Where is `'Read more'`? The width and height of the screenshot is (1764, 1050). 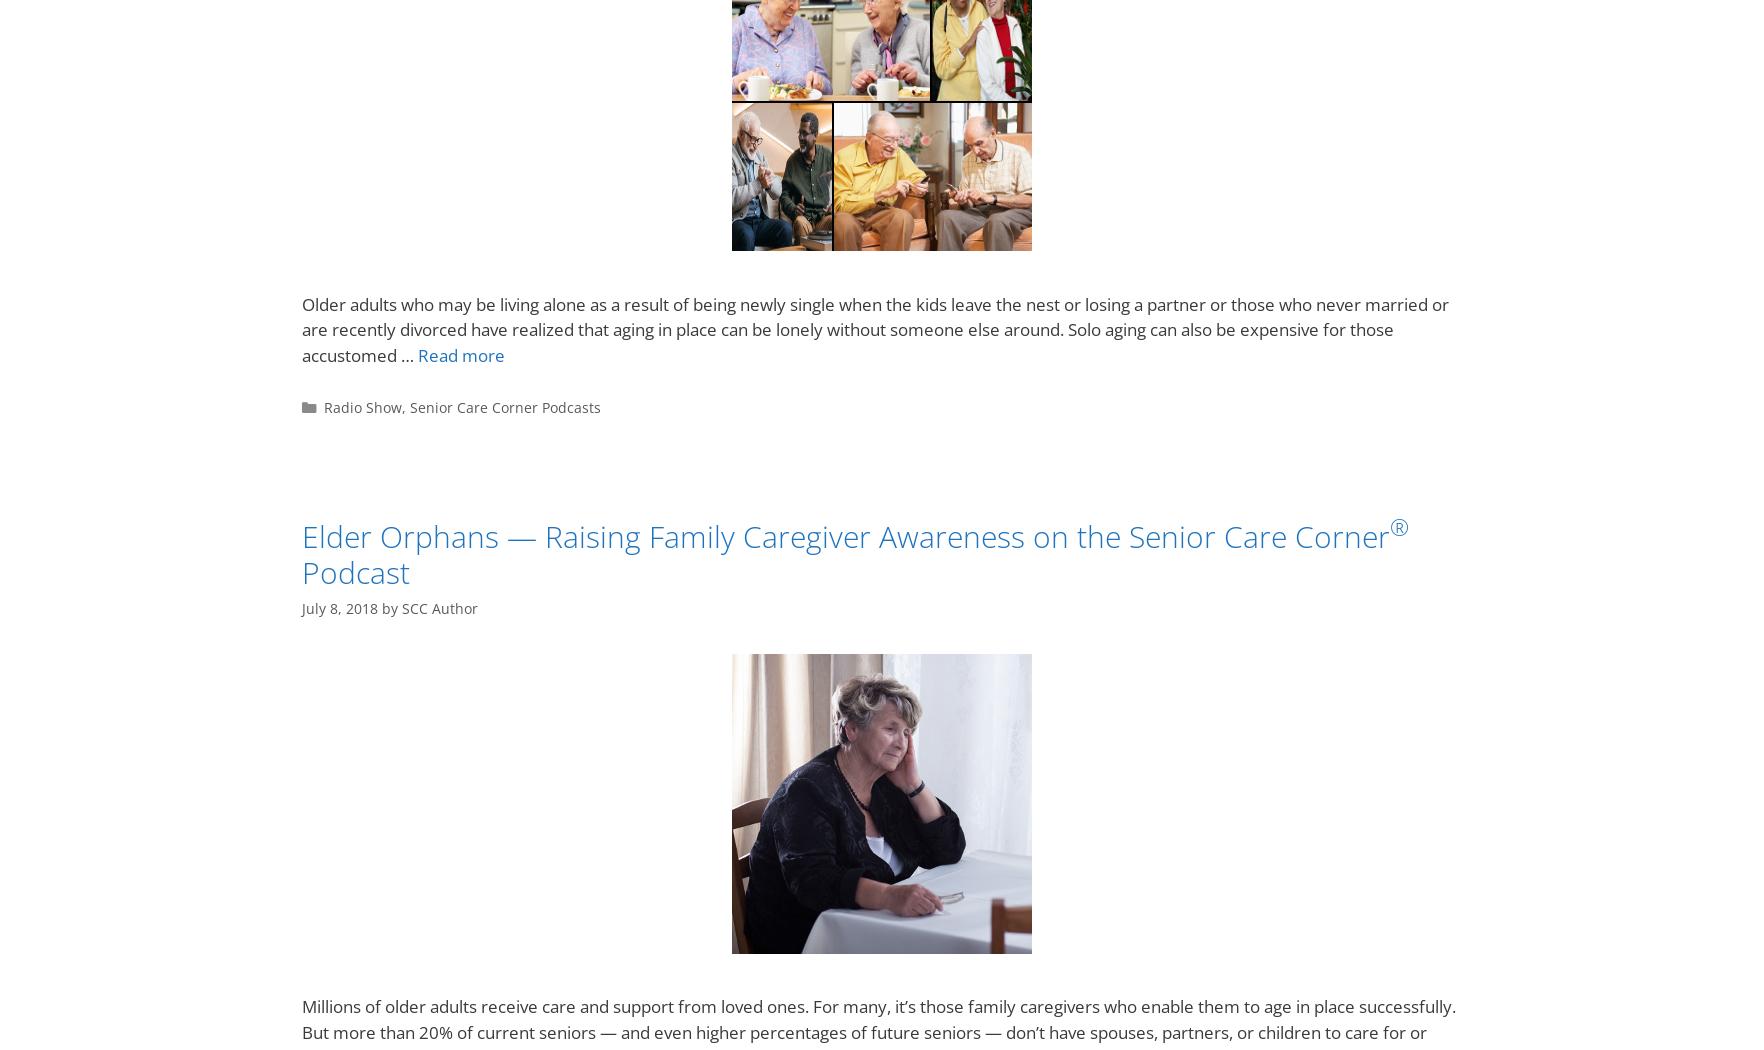
'Read more' is located at coordinates (460, 353).